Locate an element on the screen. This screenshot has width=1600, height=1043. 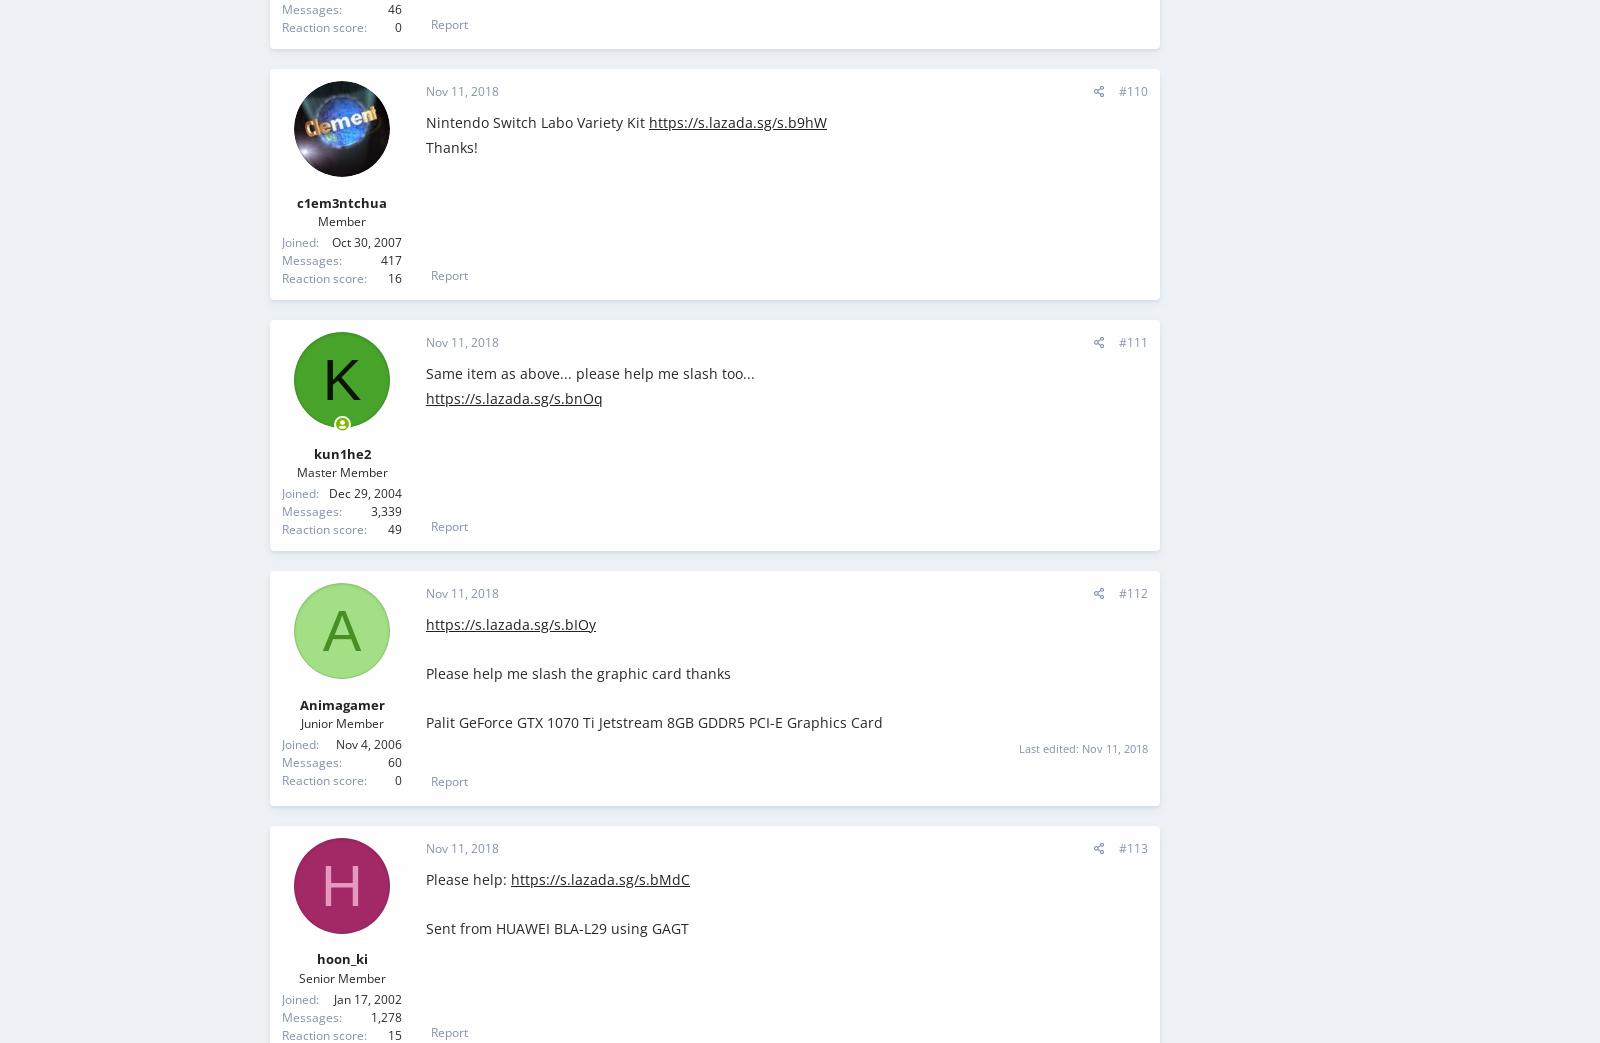
'#113' is located at coordinates (1133, 847).